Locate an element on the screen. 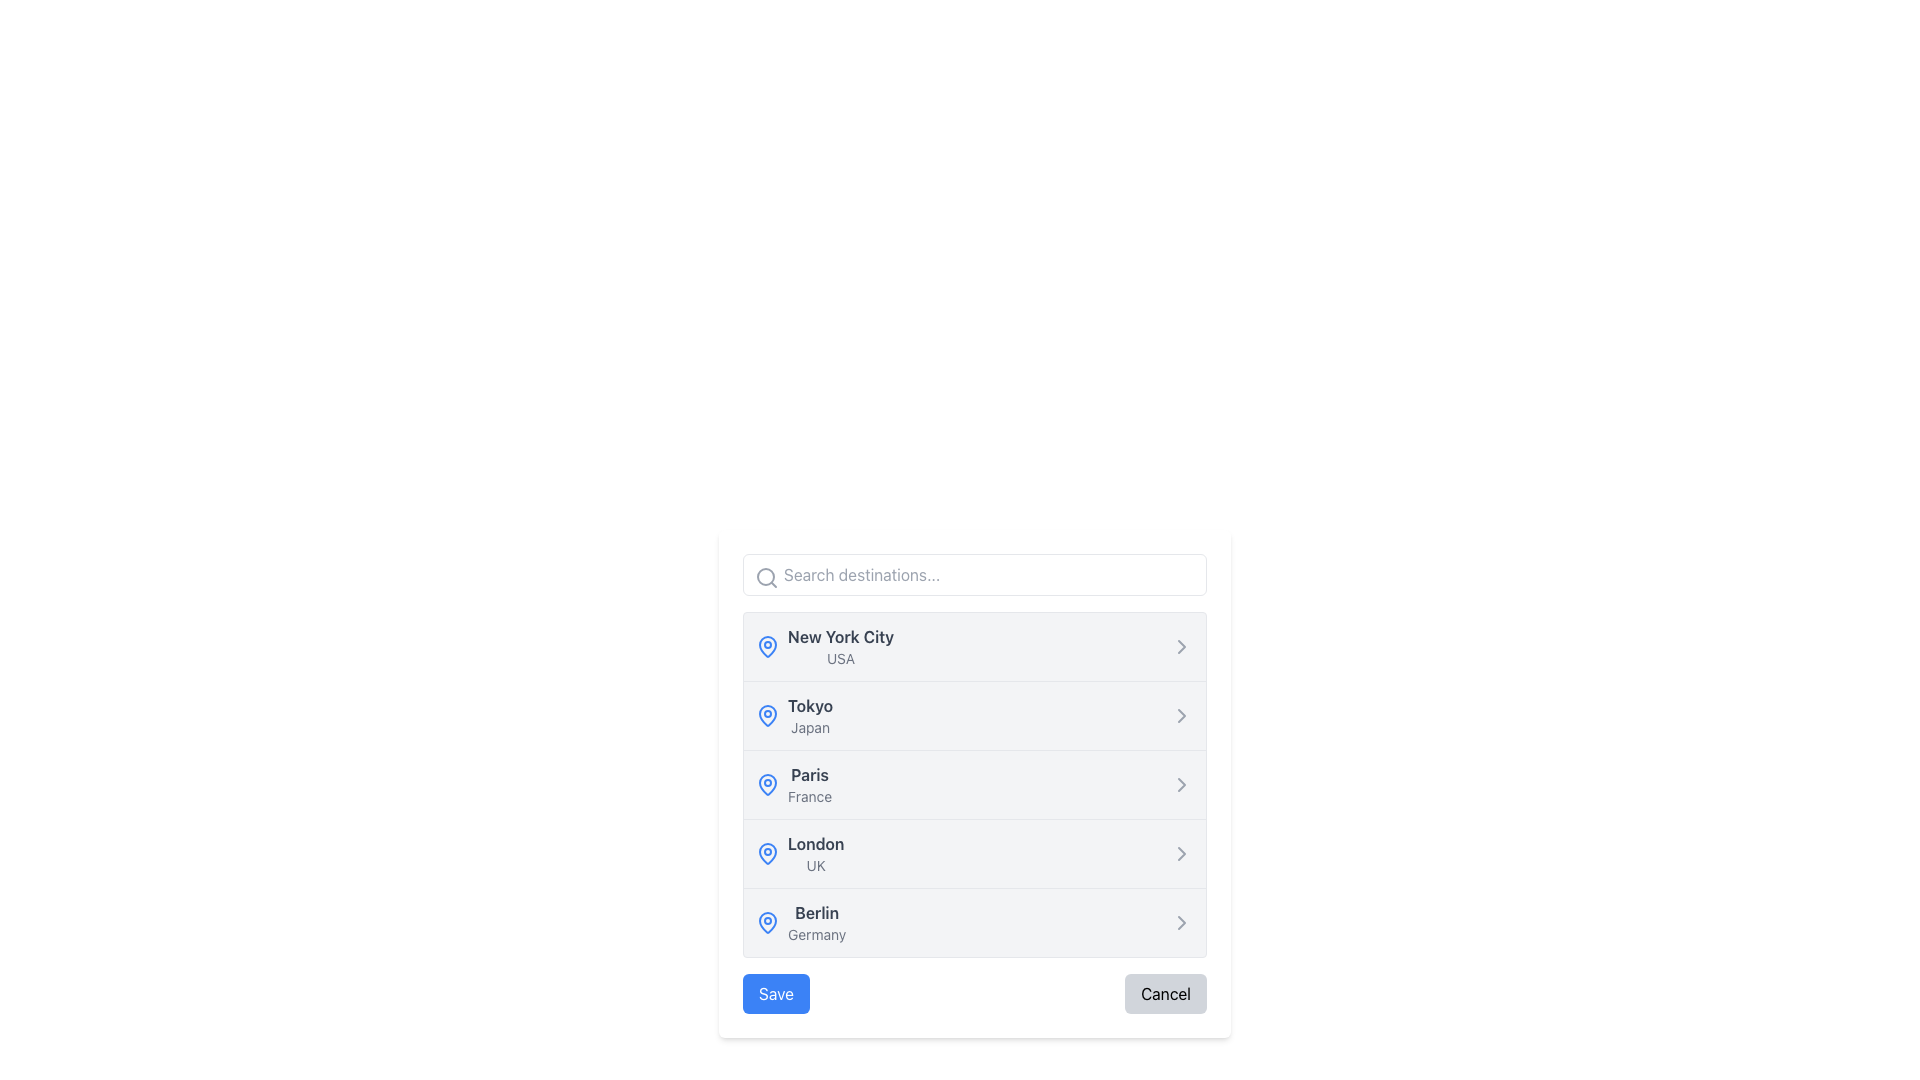 The image size is (1920, 1080). the outer map pin icon with a blue border that appears before the text 'Tokyo, Japan' is located at coordinates (767, 713).